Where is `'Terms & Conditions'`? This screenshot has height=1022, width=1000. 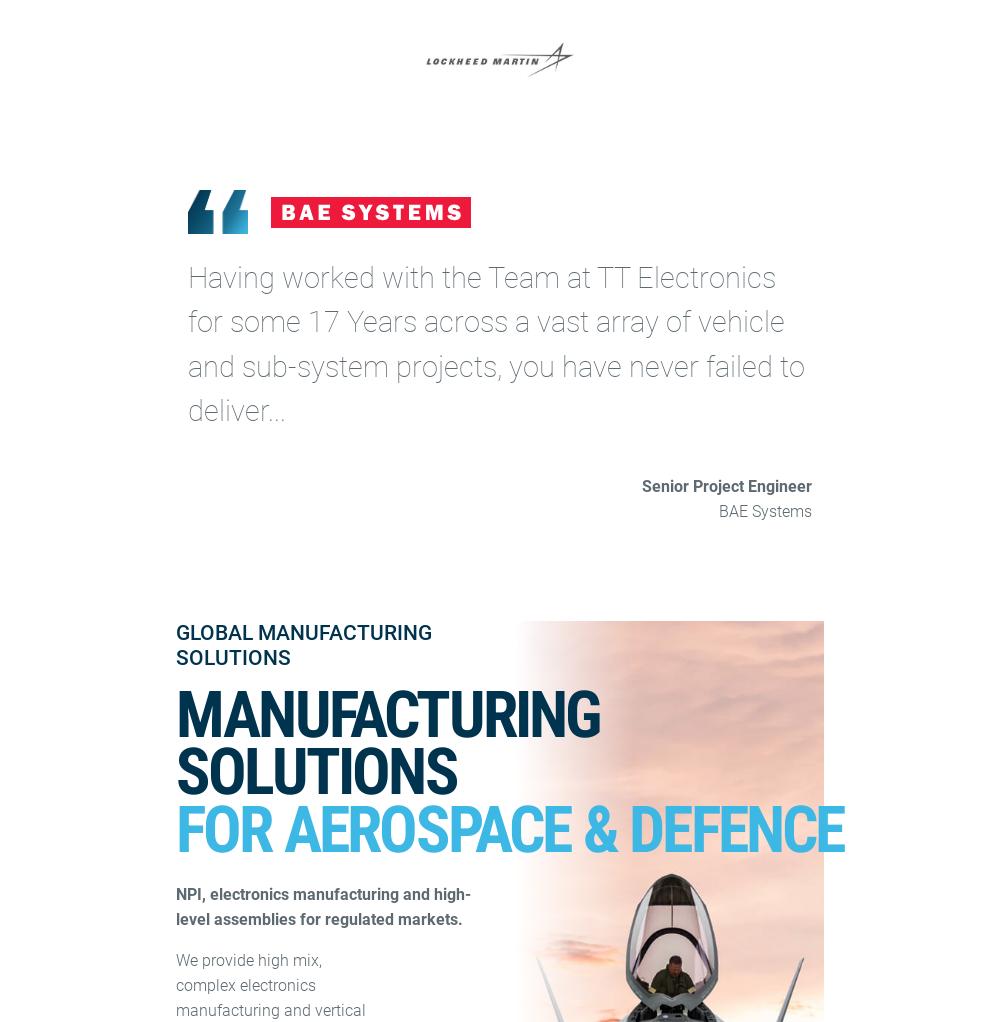
'Terms & Conditions' is located at coordinates (580, 363).